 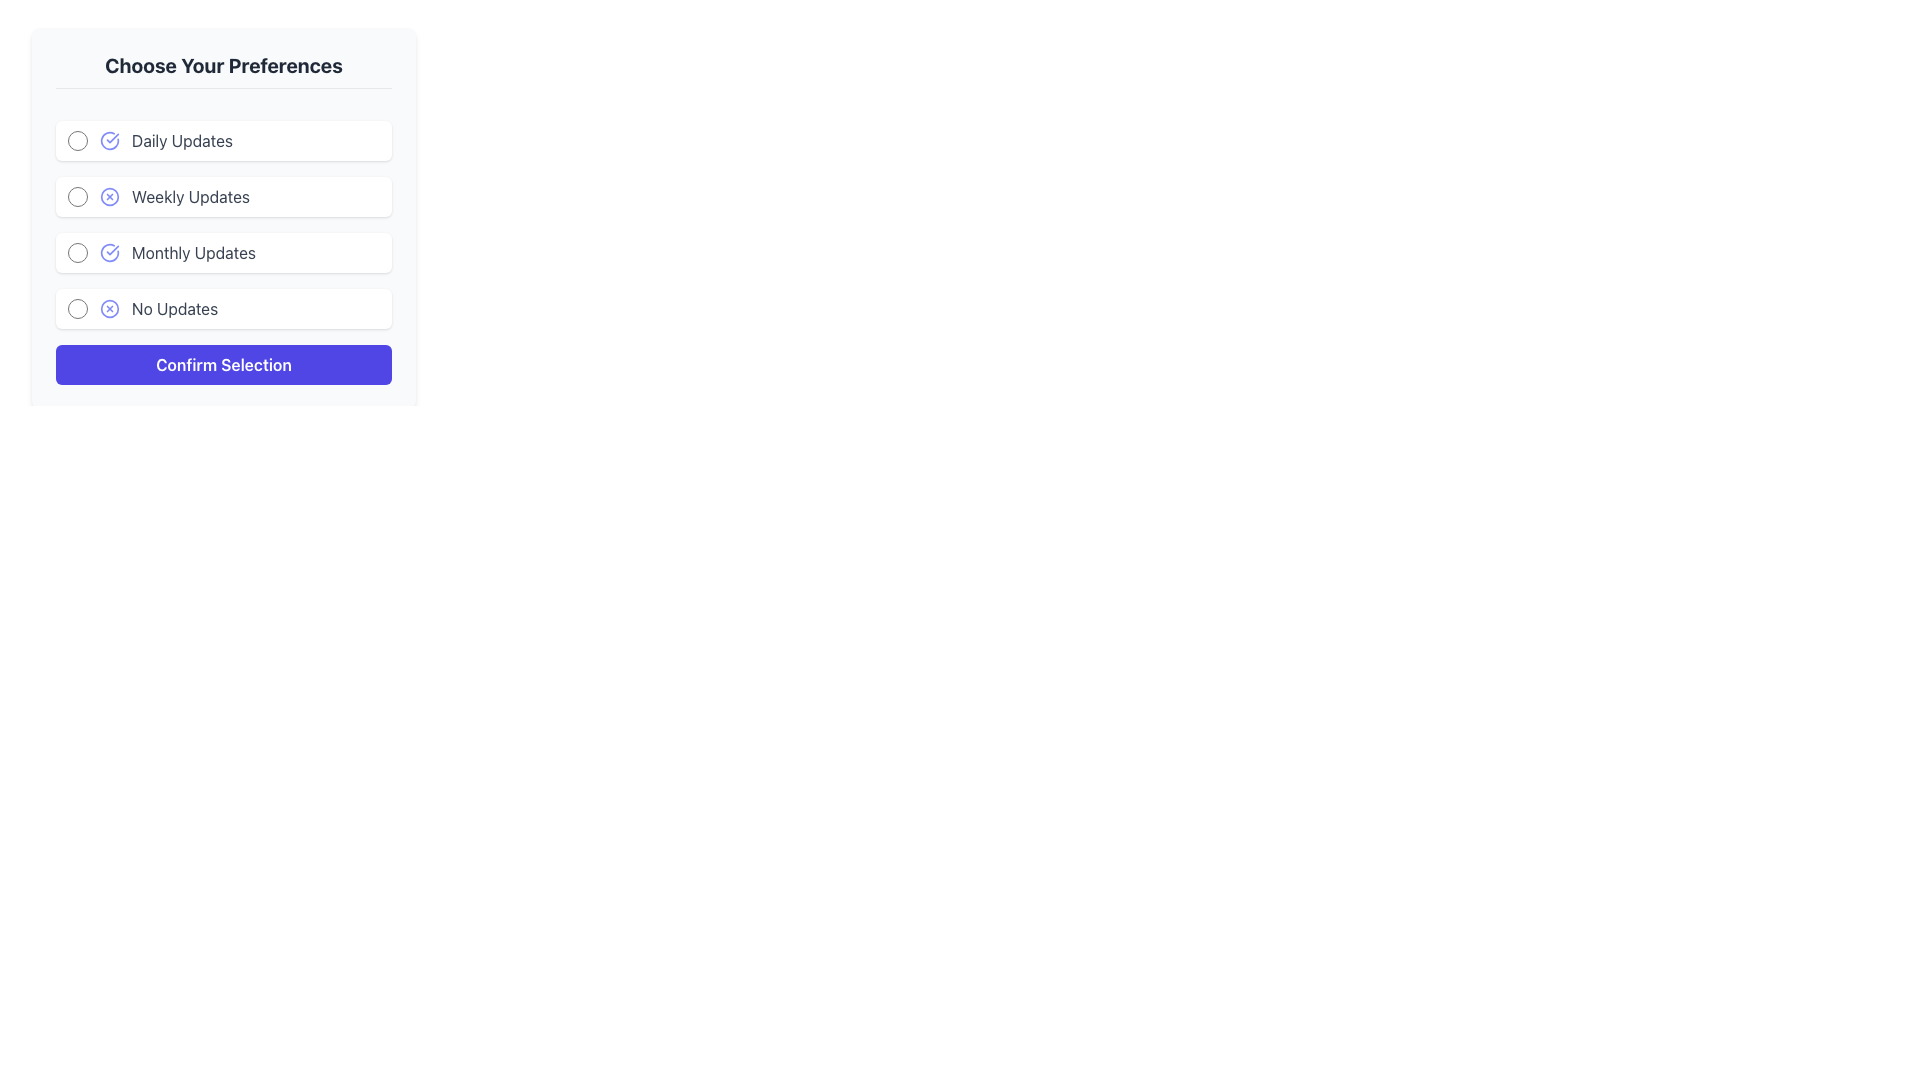 I want to click on the upper segment of the circular SVG icon located to the left of the text 'Monthly Updates'. This segment is a curved arc part of a larger circular outline, represented in a simple vector style, so click(x=109, y=252).